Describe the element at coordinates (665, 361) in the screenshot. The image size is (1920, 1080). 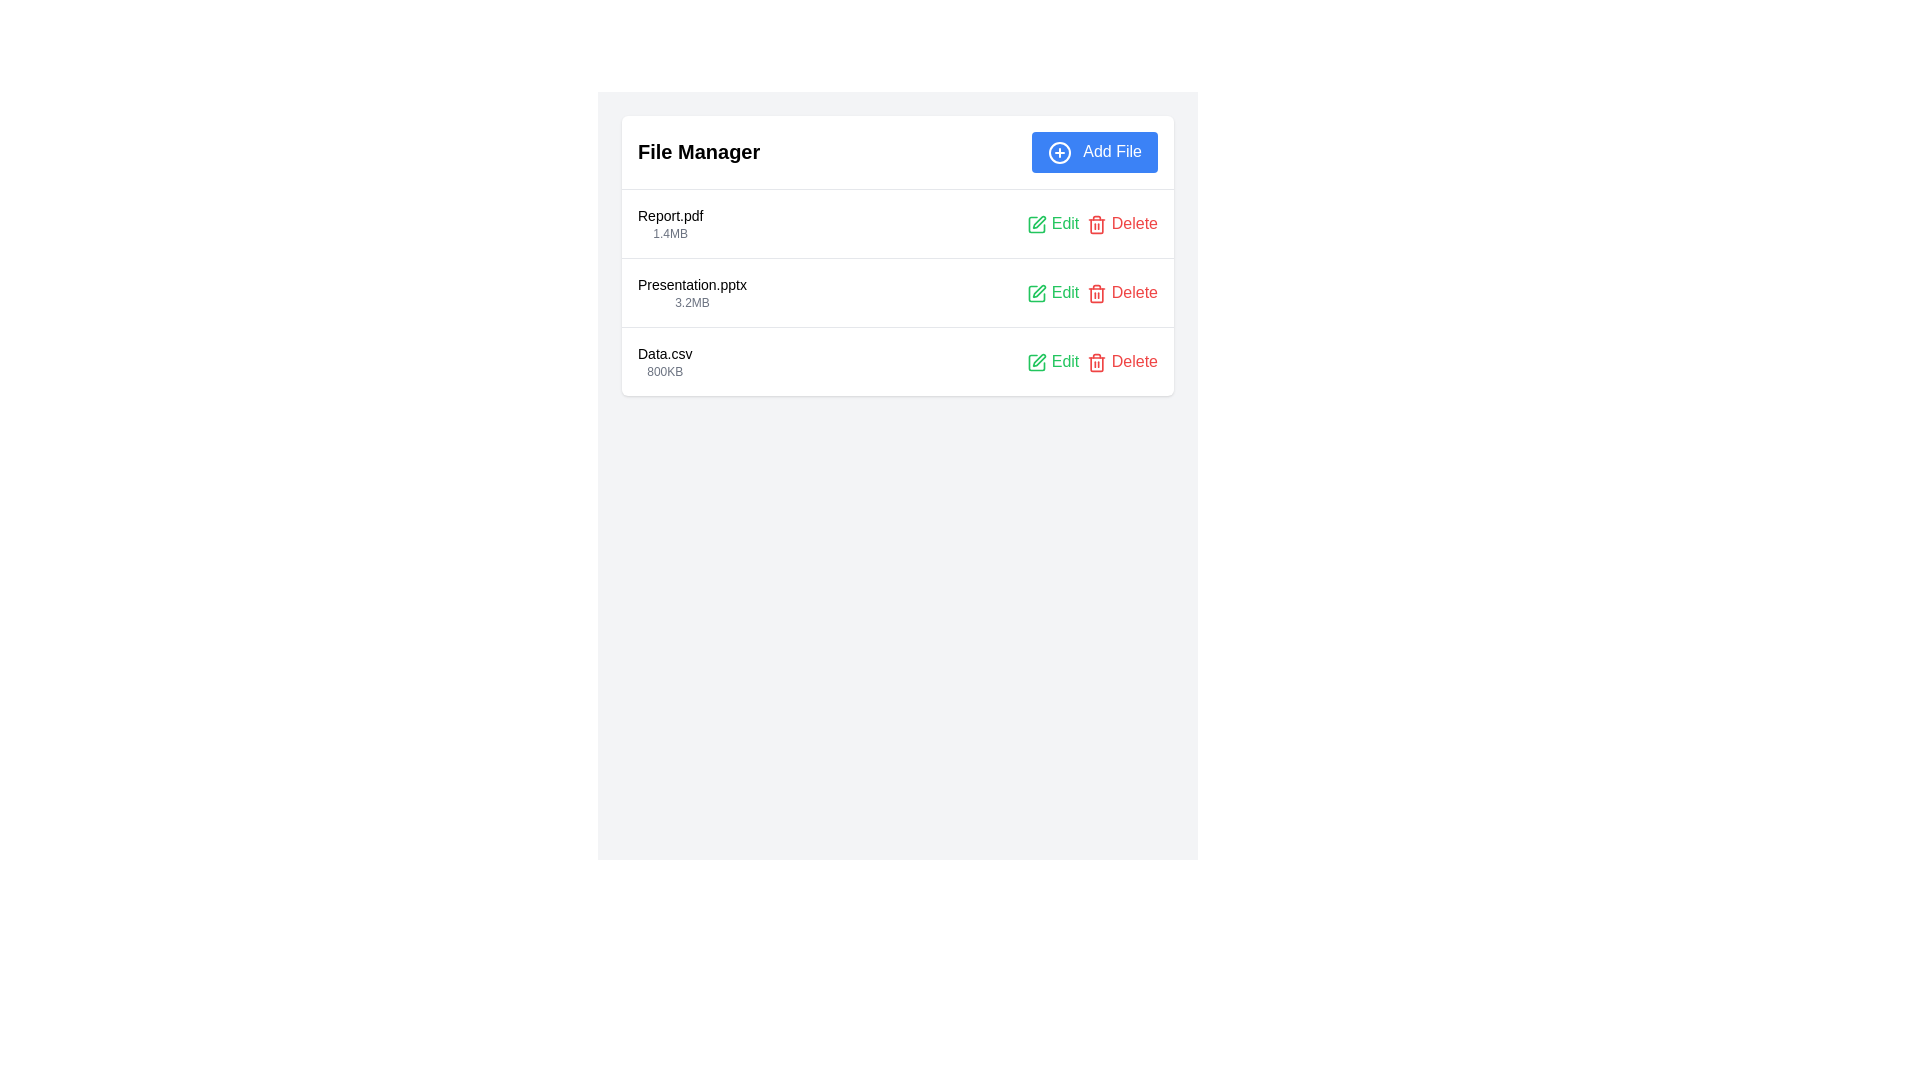
I see `the third text display element in the 'File Manager' that shows the name and size of a file, located below 'Report.pdf' and 'Presentation.pptx'` at that location.